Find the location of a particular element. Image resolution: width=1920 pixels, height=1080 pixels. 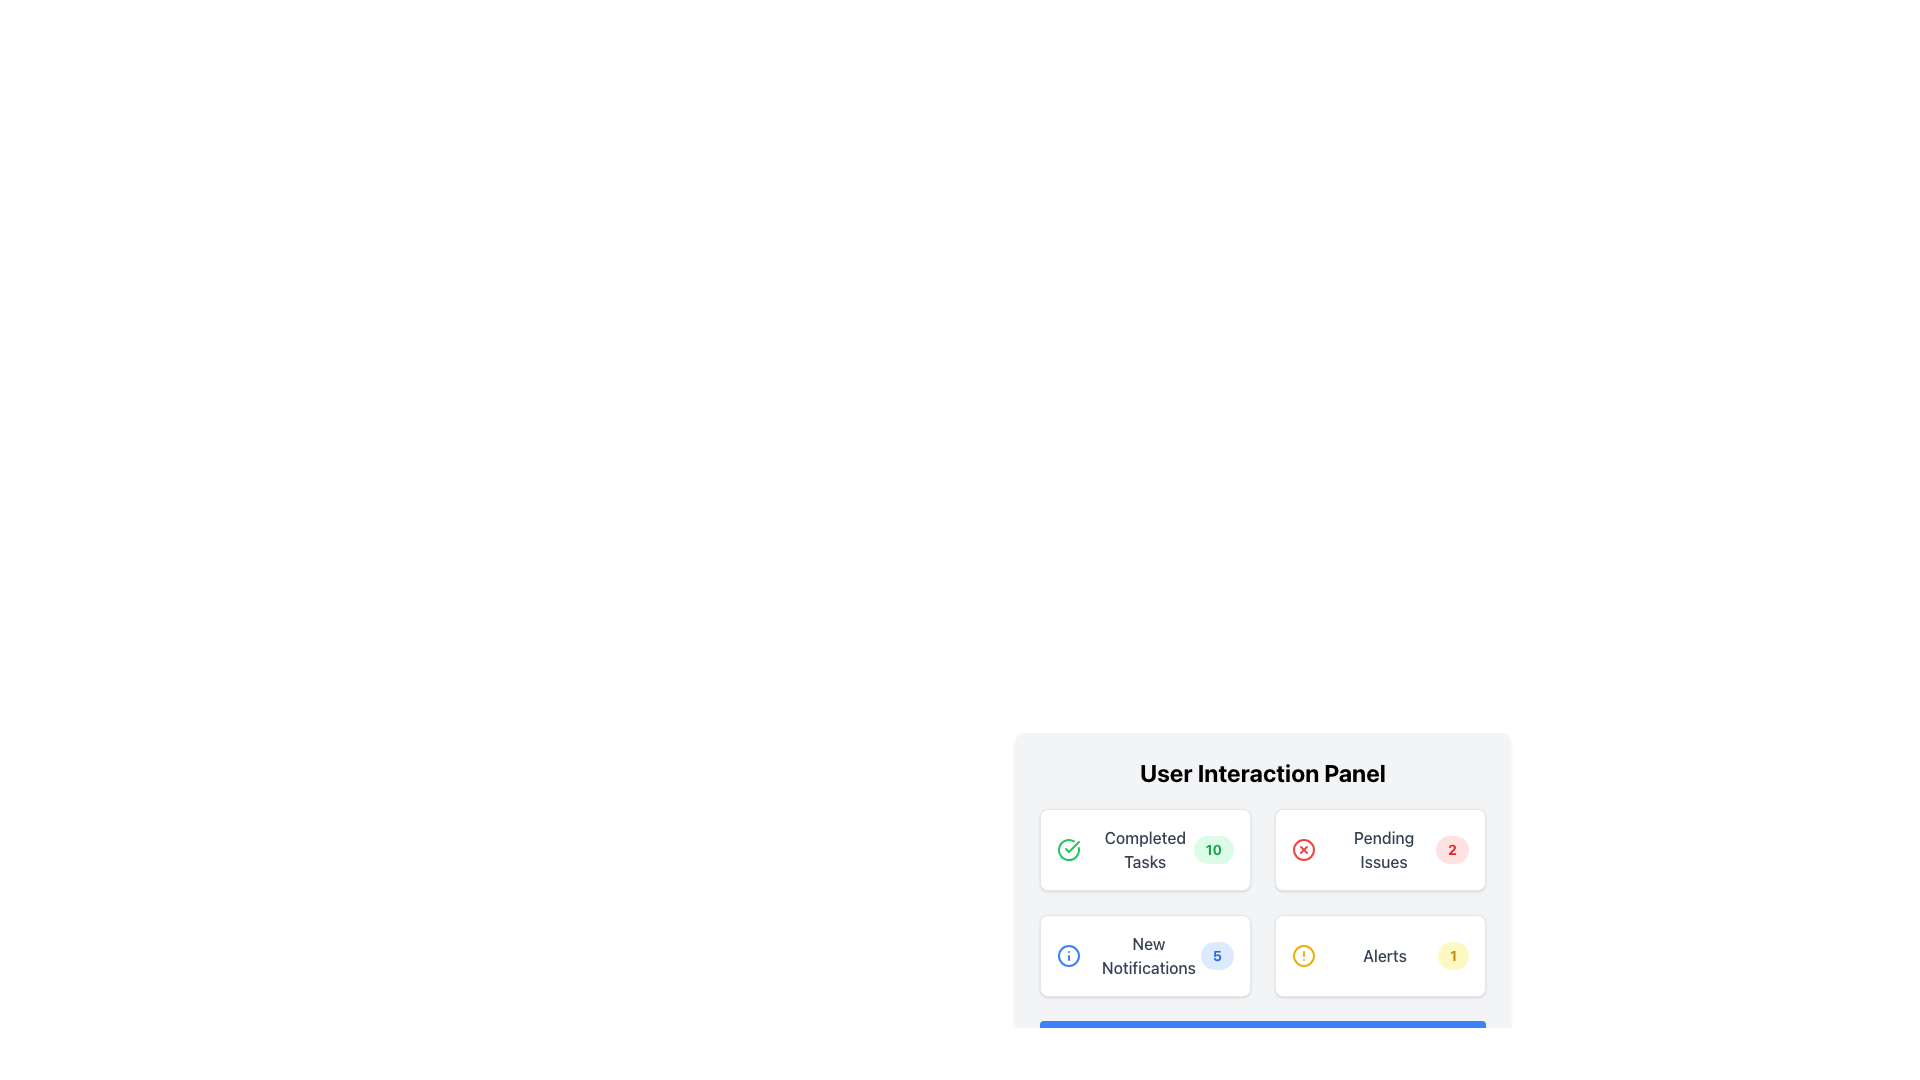

the information icon, which has a circular border and an 'i' symbol in the center, located in the lower-left quadrant of the 'User Interaction Panel' section is located at coordinates (1068, 955).